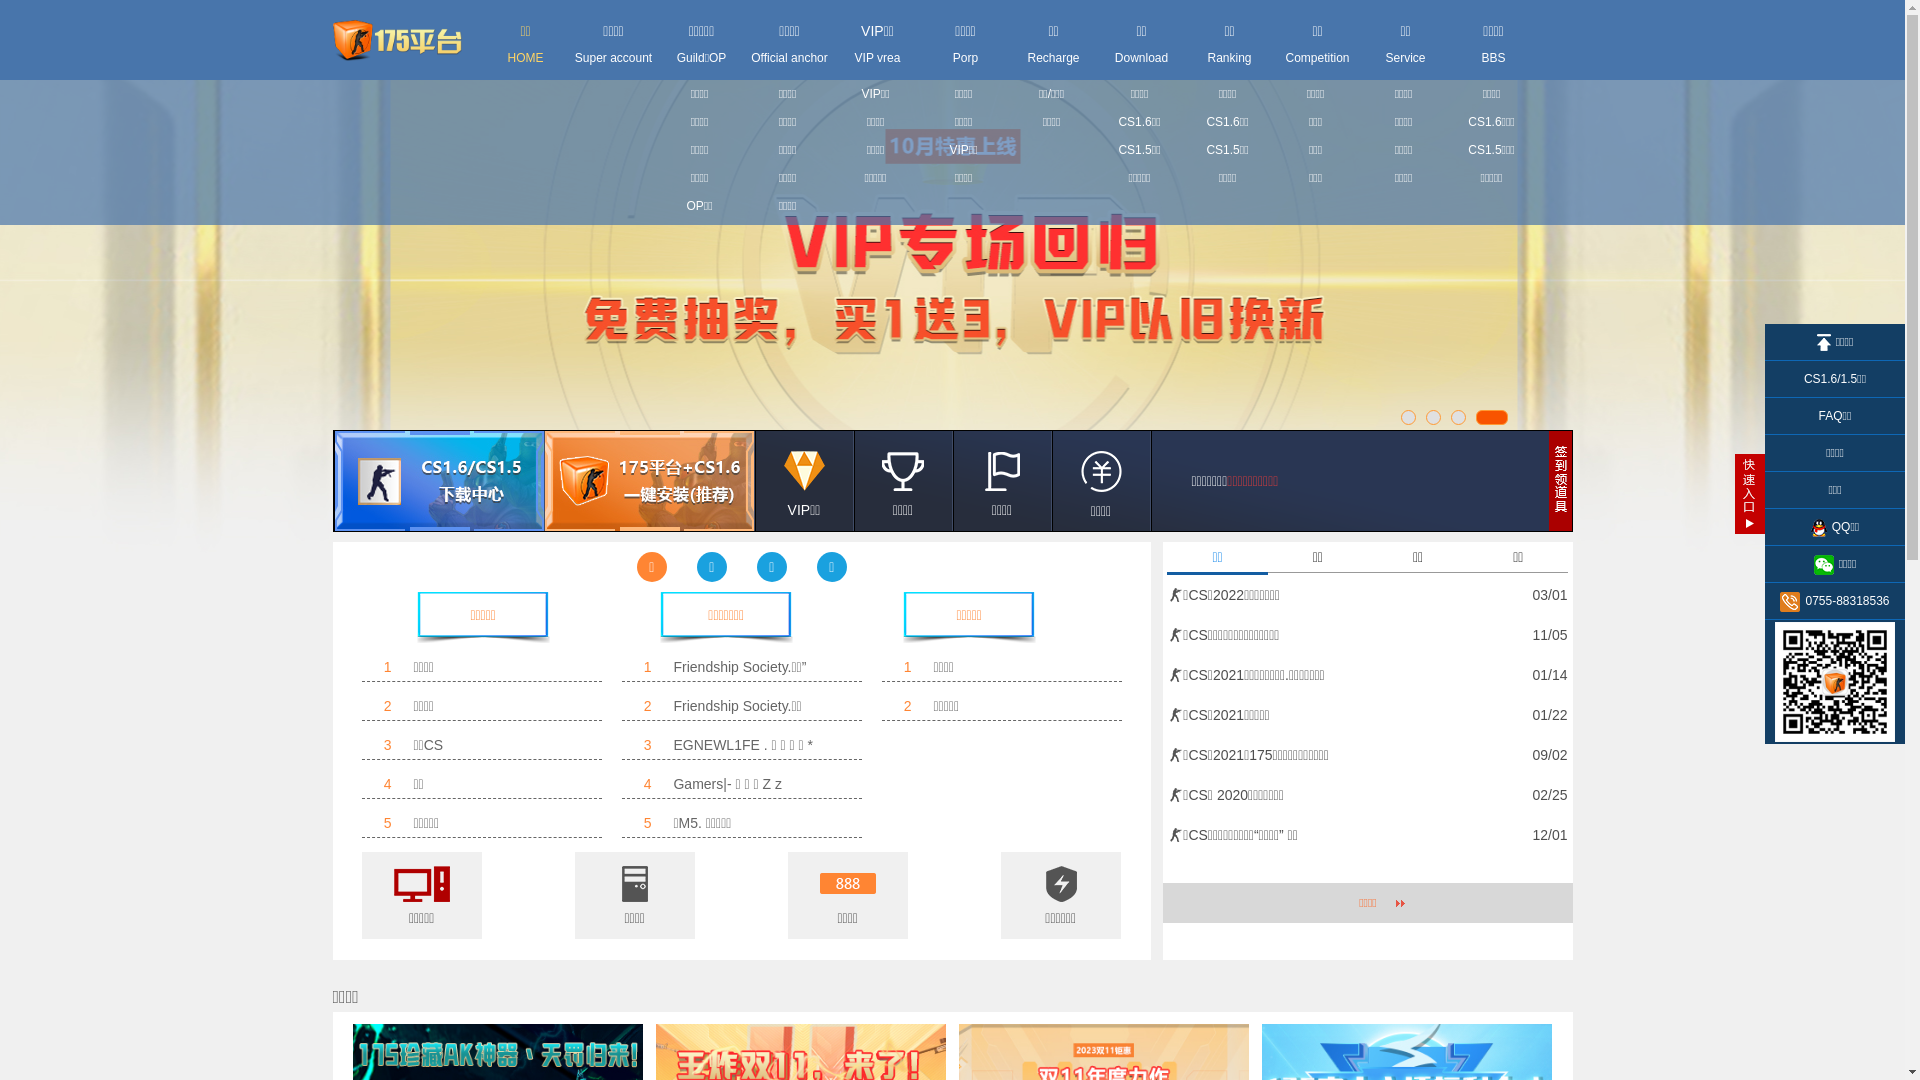  I want to click on '0755-88318536', so click(1834, 600).